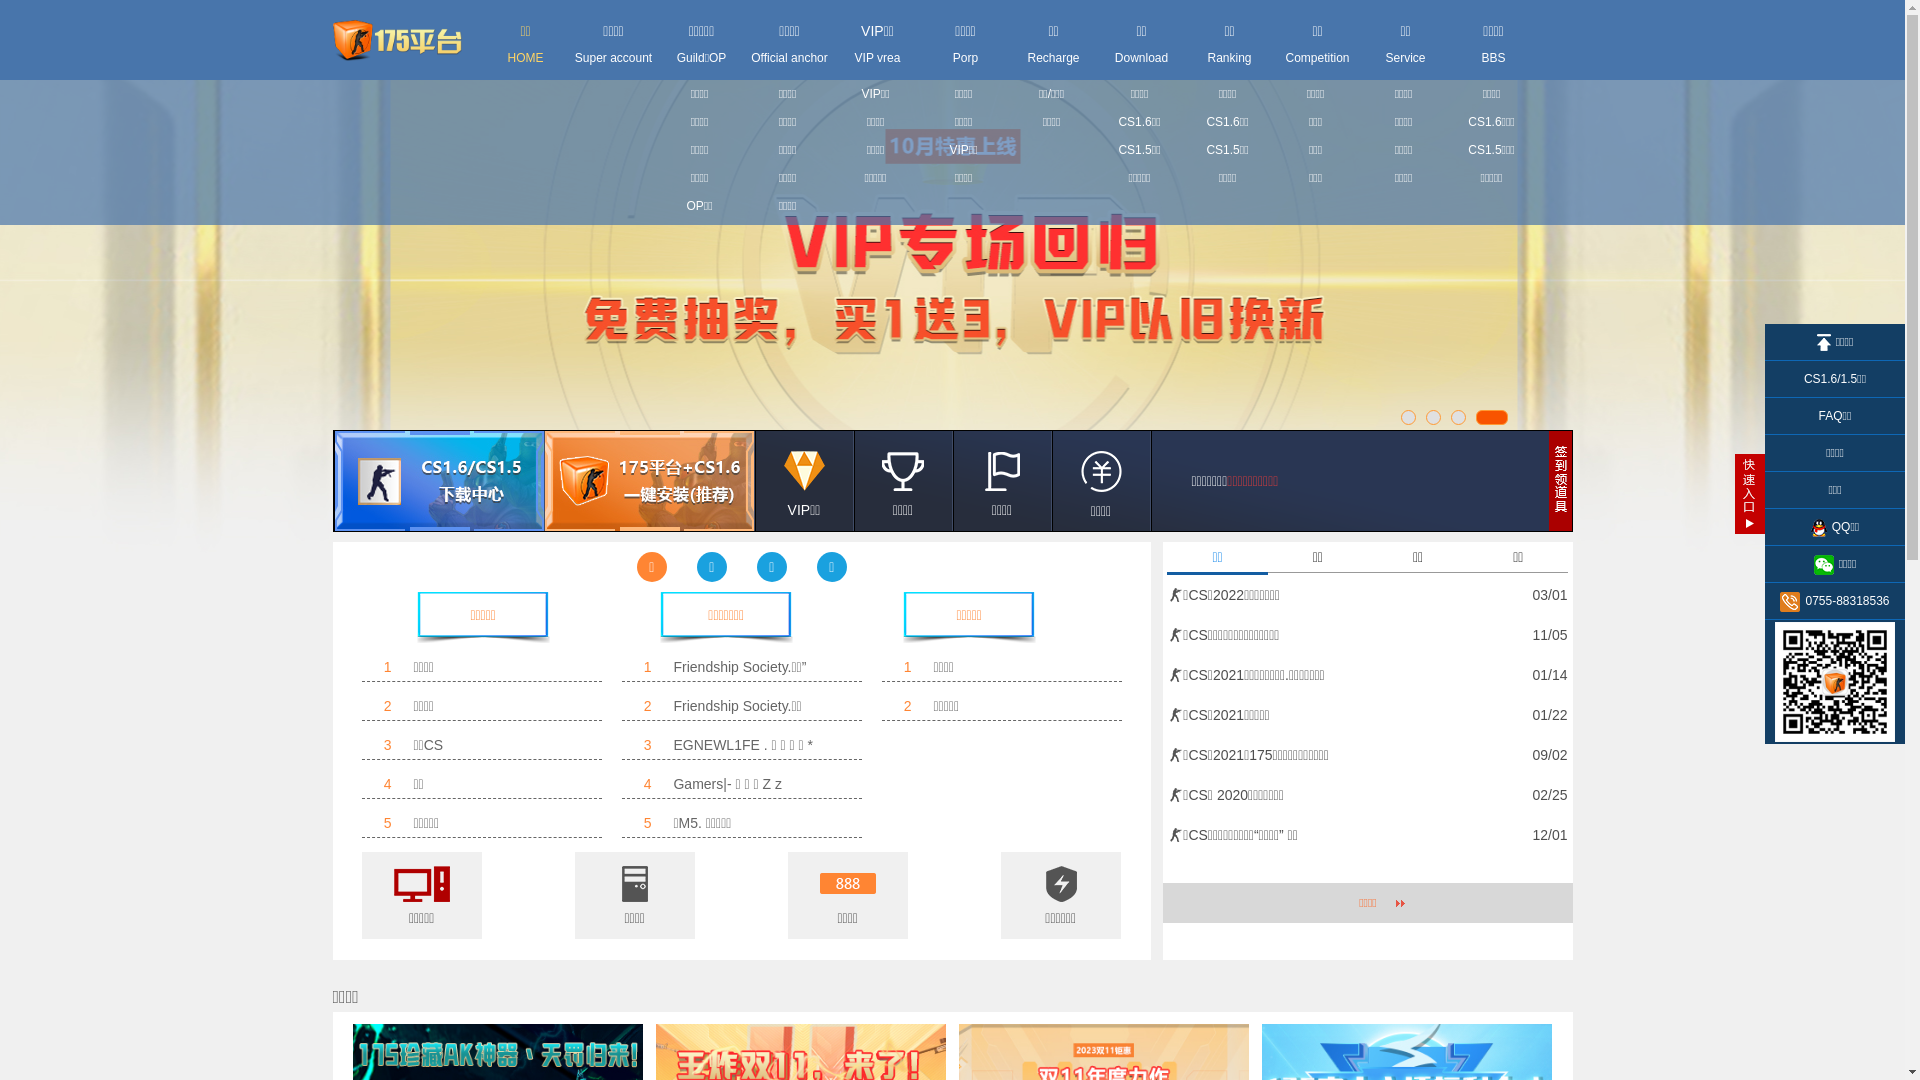  I want to click on '0755-88318536', so click(1834, 600).